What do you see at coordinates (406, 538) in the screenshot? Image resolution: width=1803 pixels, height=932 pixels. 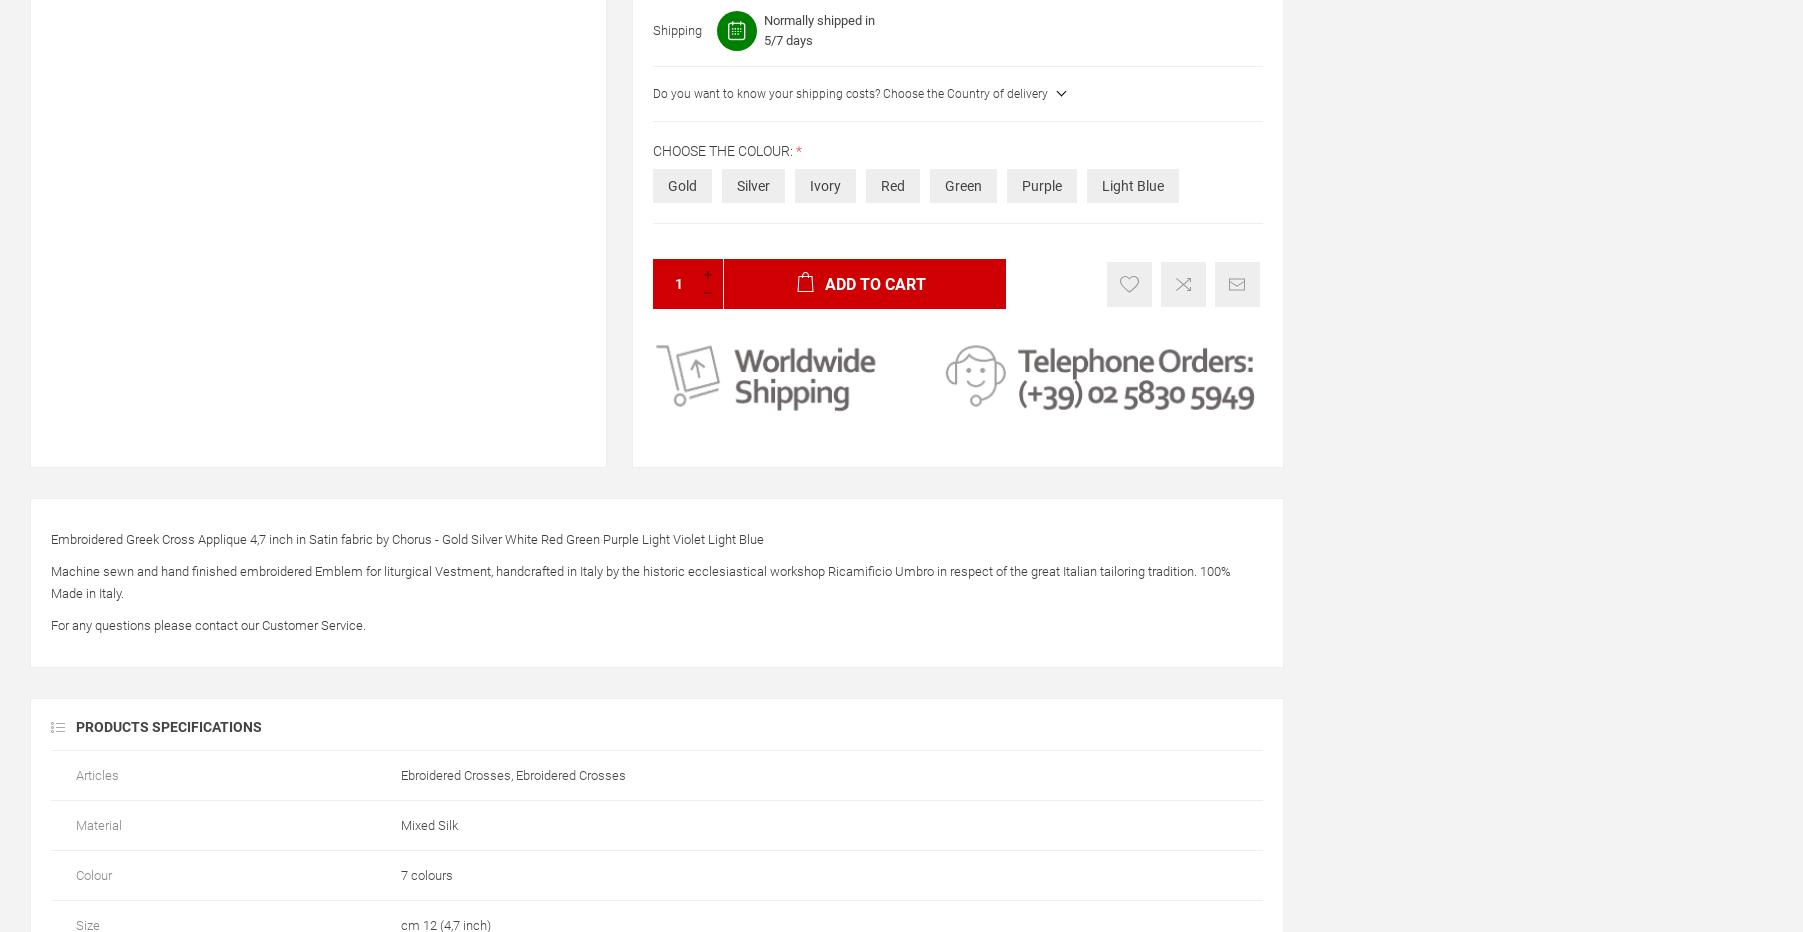 I see `'Embroidered Greek Cross Applique 4,7 inch in Satin fabric by Chorus - Gold Silver White Red Green Purple Light Violet Light Blue'` at bounding box center [406, 538].